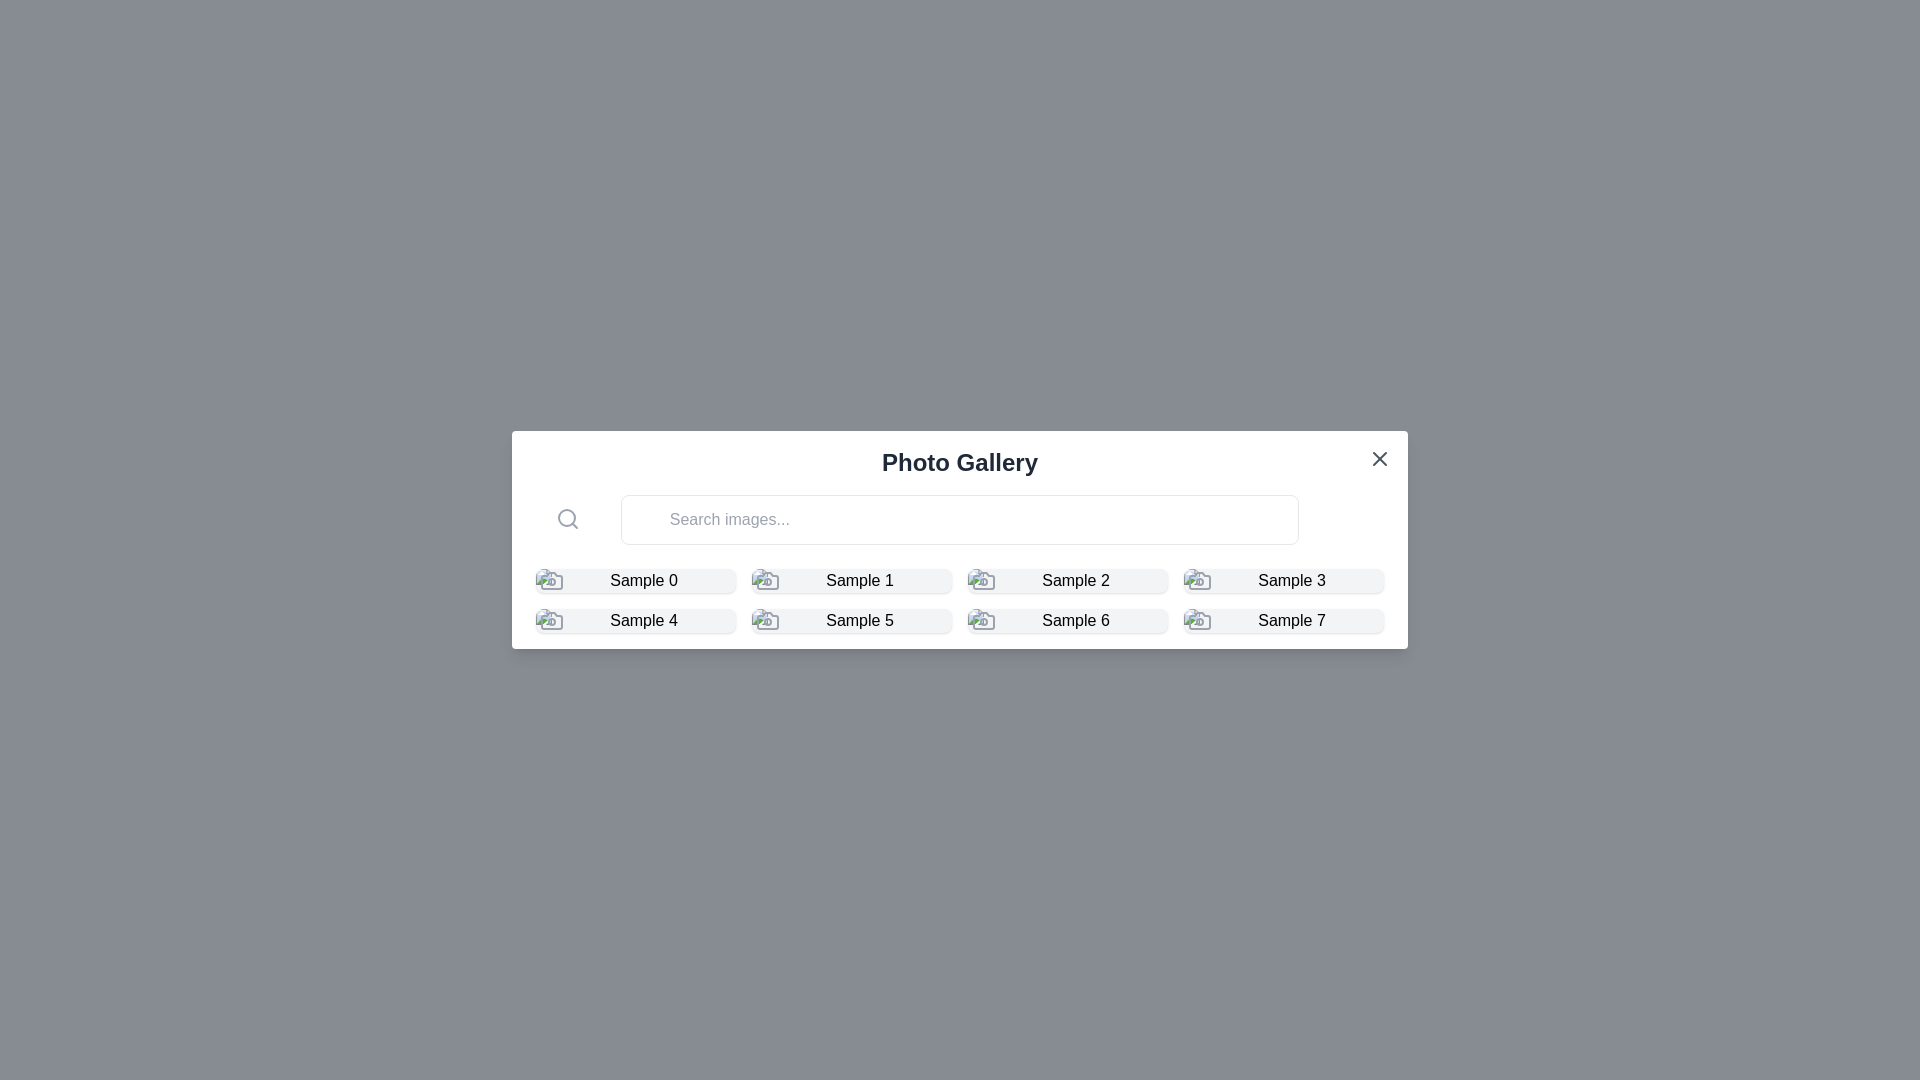  I want to click on the image attachment icon associated with the 'Sample 2' label in the 'Photo Gallery' interface, located in the first column of the second row, so click(983, 581).